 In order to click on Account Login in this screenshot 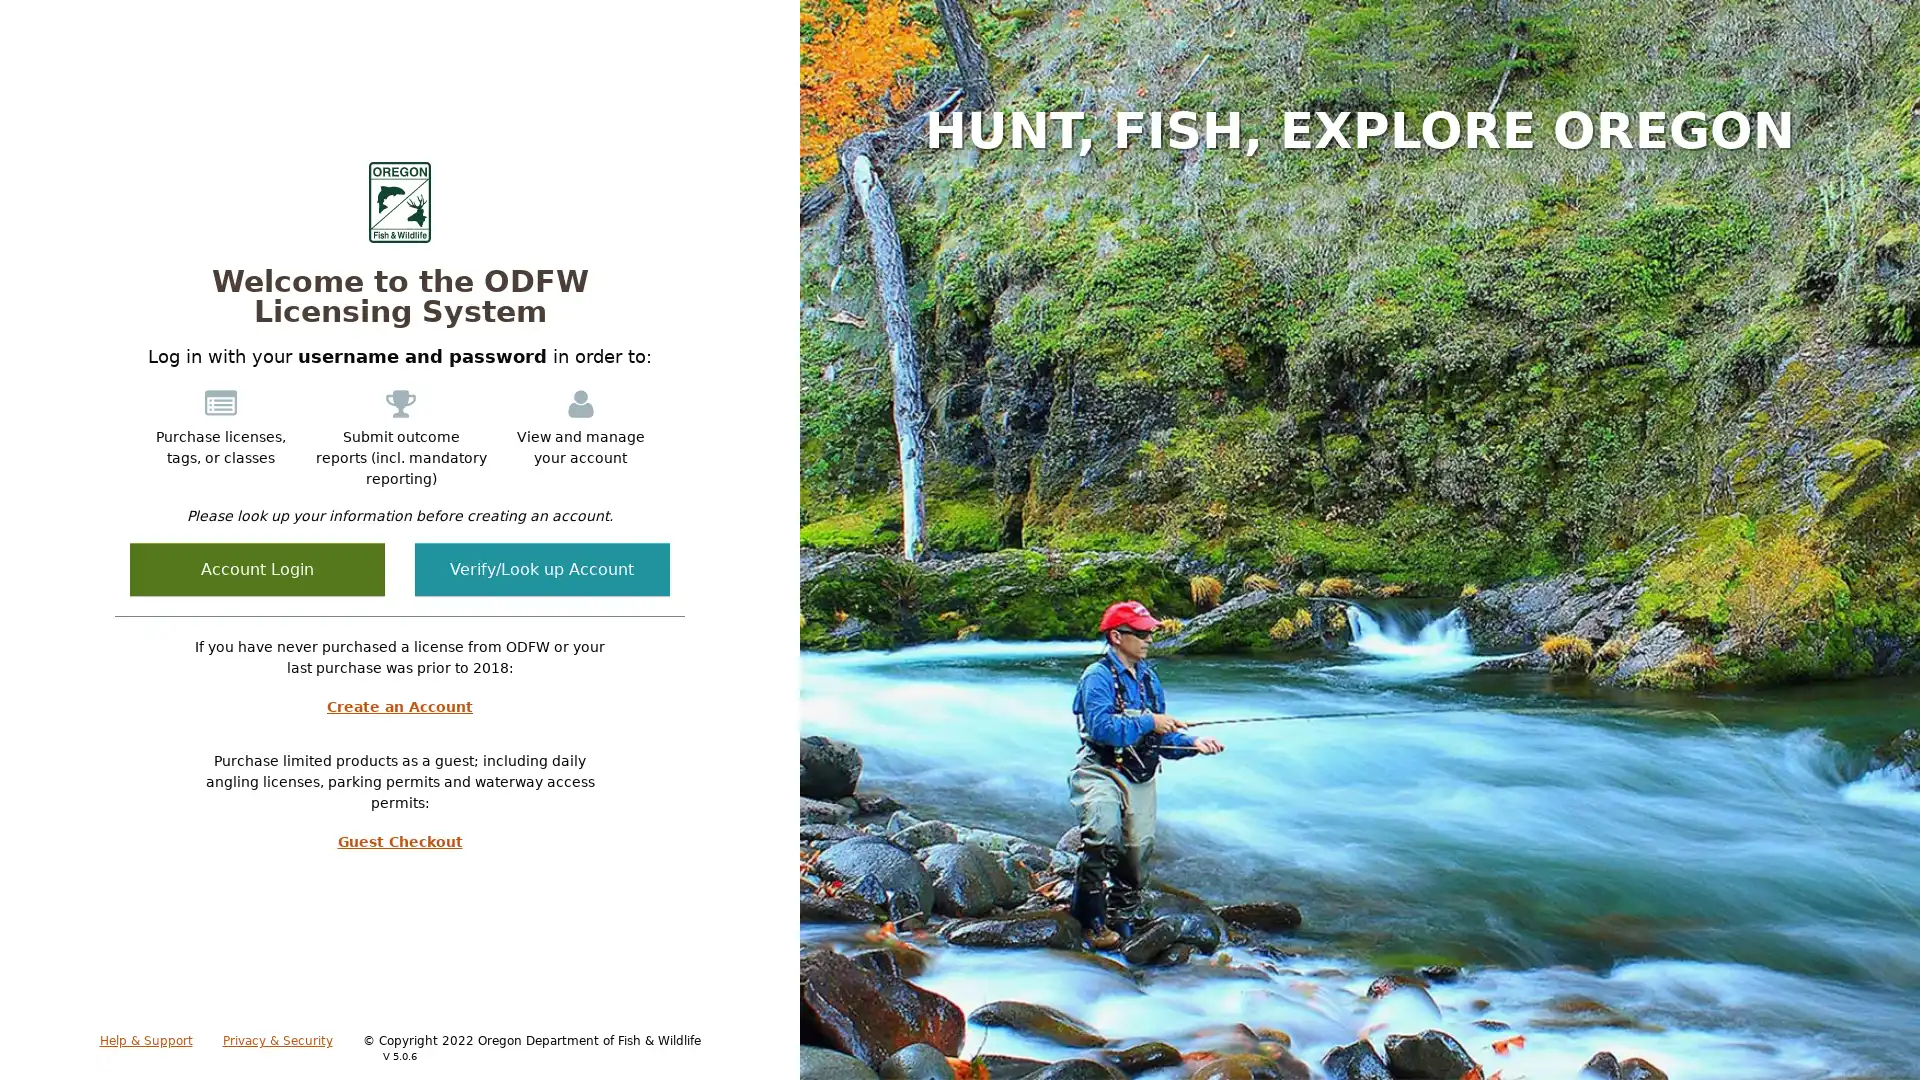, I will do `click(256, 569)`.